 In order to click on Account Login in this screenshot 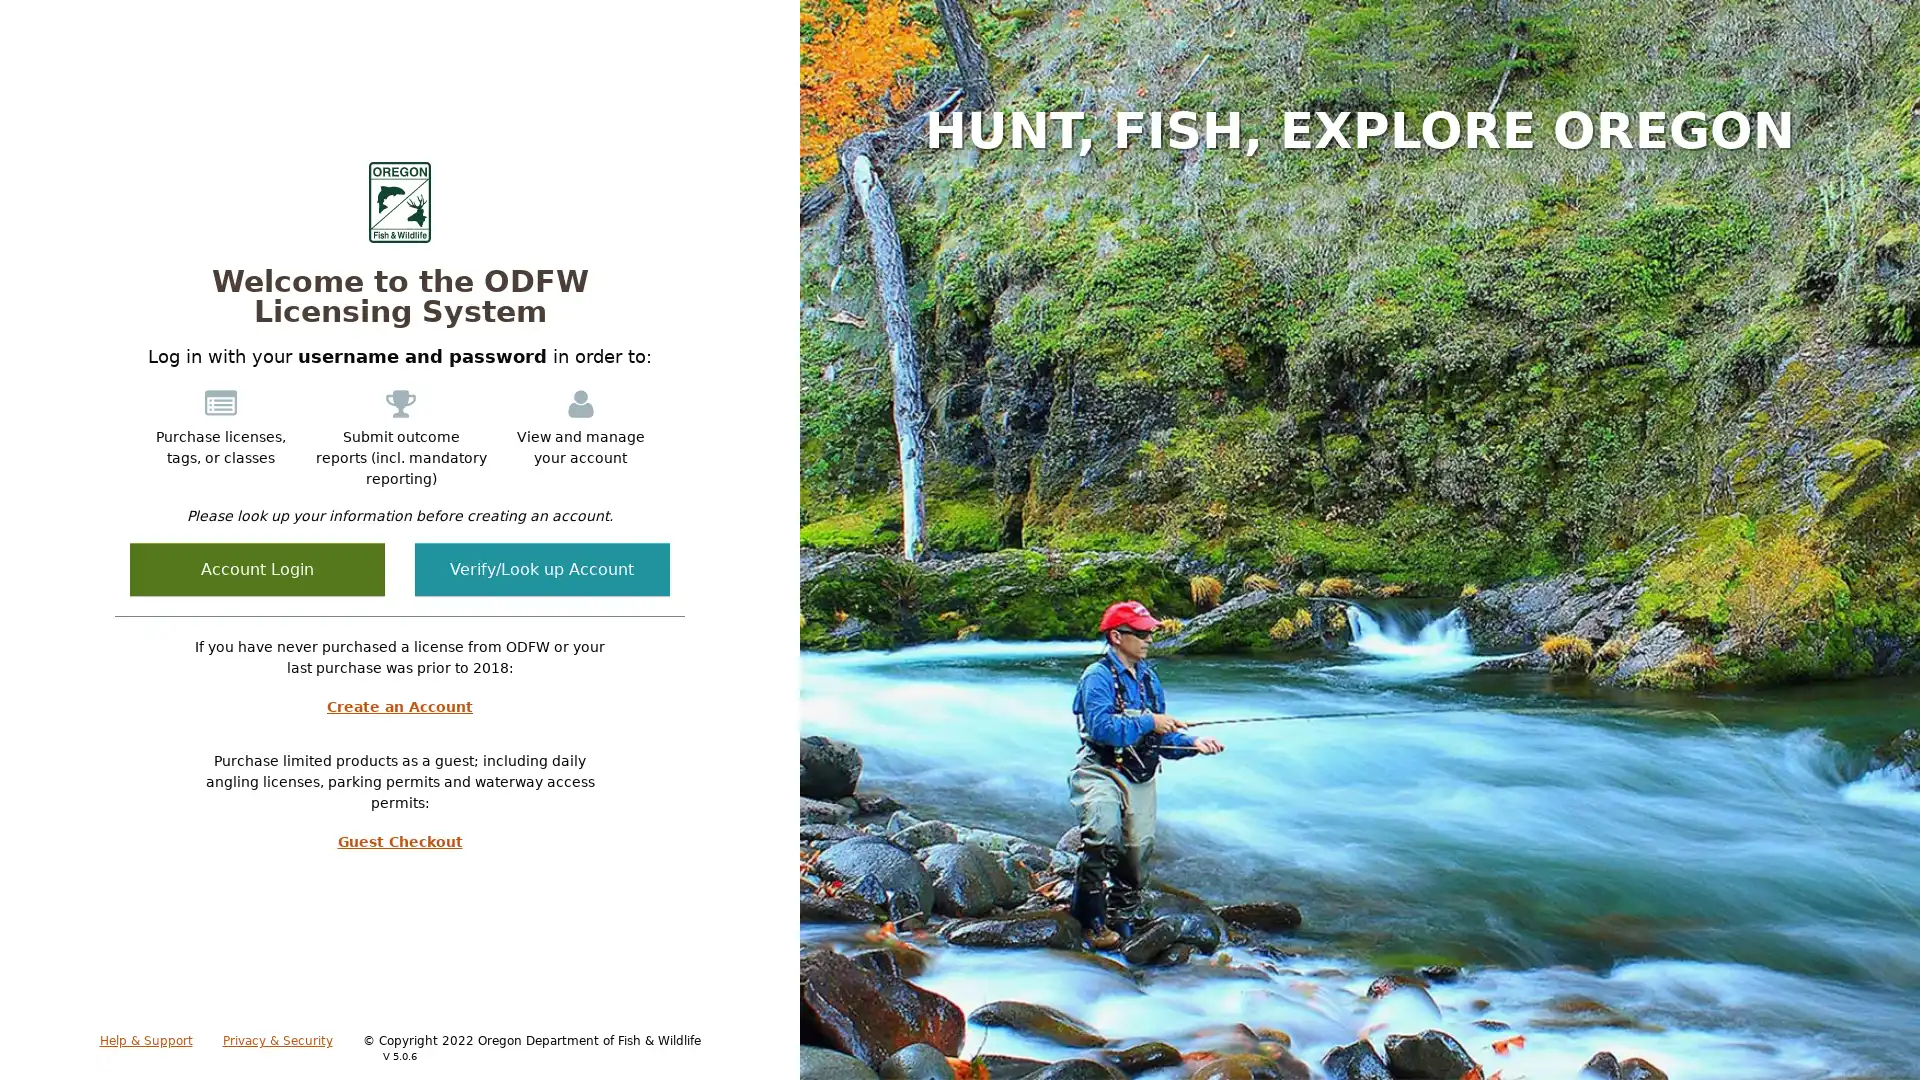, I will do `click(256, 569)`.